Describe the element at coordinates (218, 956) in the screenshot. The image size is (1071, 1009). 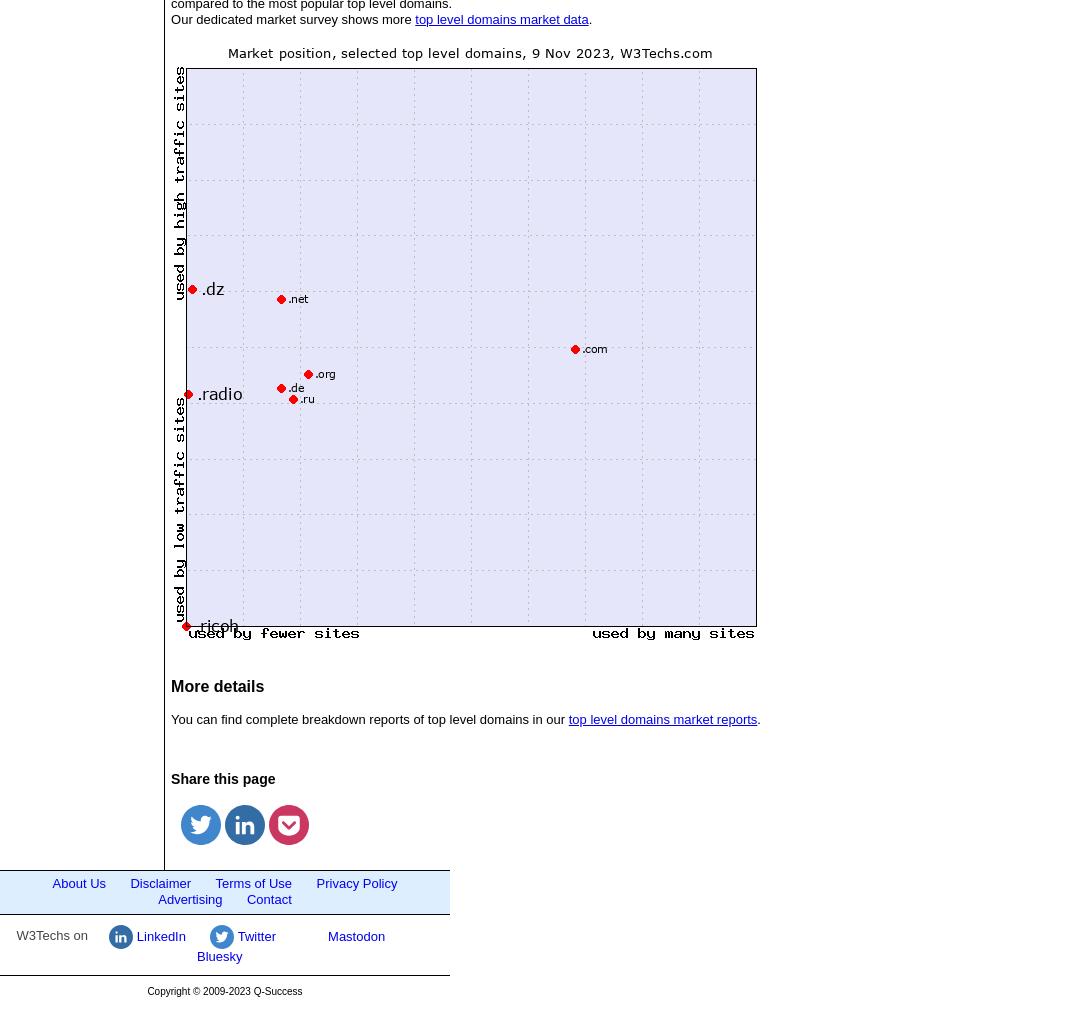
I see `'Bluesky'` at that location.